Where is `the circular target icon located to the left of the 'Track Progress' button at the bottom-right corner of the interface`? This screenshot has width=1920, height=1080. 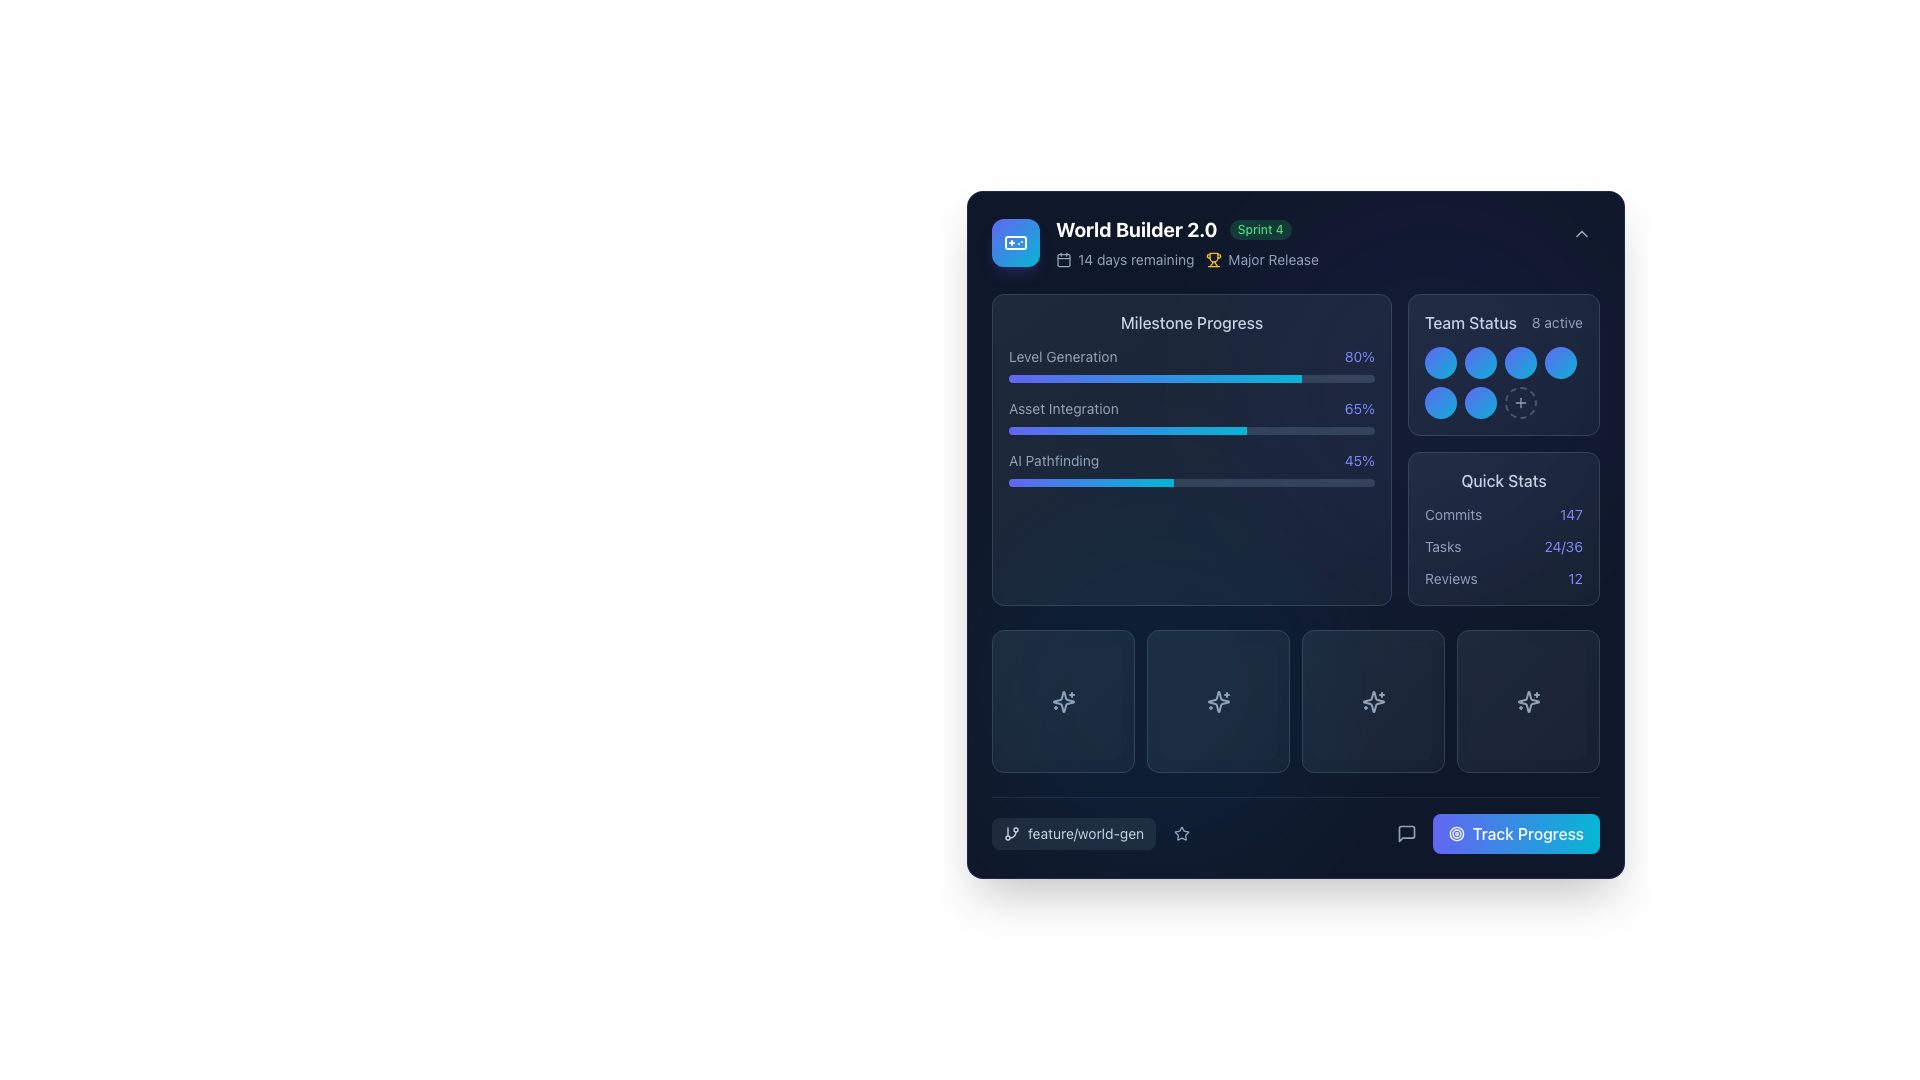 the circular target icon located to the left of the 'Track Progress' button at the bottom-right corner of the interface is located at coordinates (1456, 833).